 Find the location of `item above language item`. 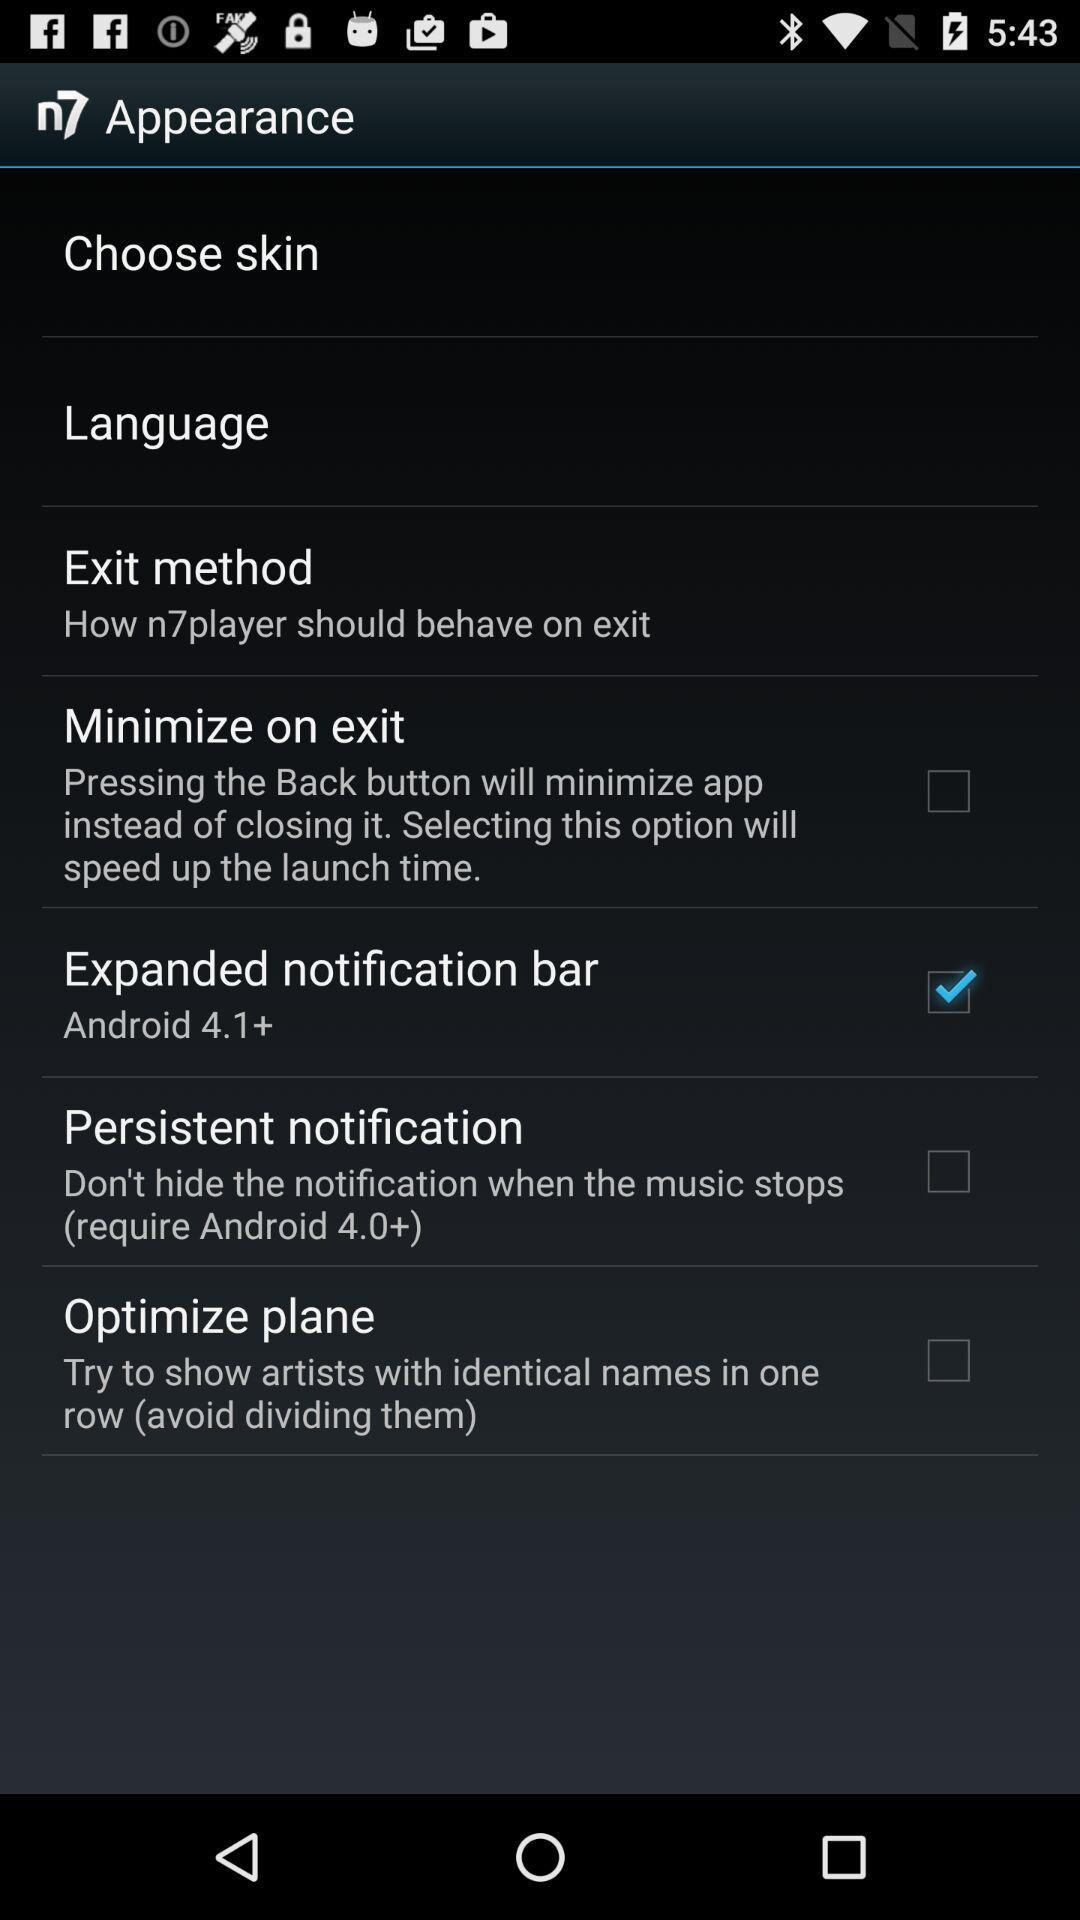

item above language item is located at coordinates (191, 250).